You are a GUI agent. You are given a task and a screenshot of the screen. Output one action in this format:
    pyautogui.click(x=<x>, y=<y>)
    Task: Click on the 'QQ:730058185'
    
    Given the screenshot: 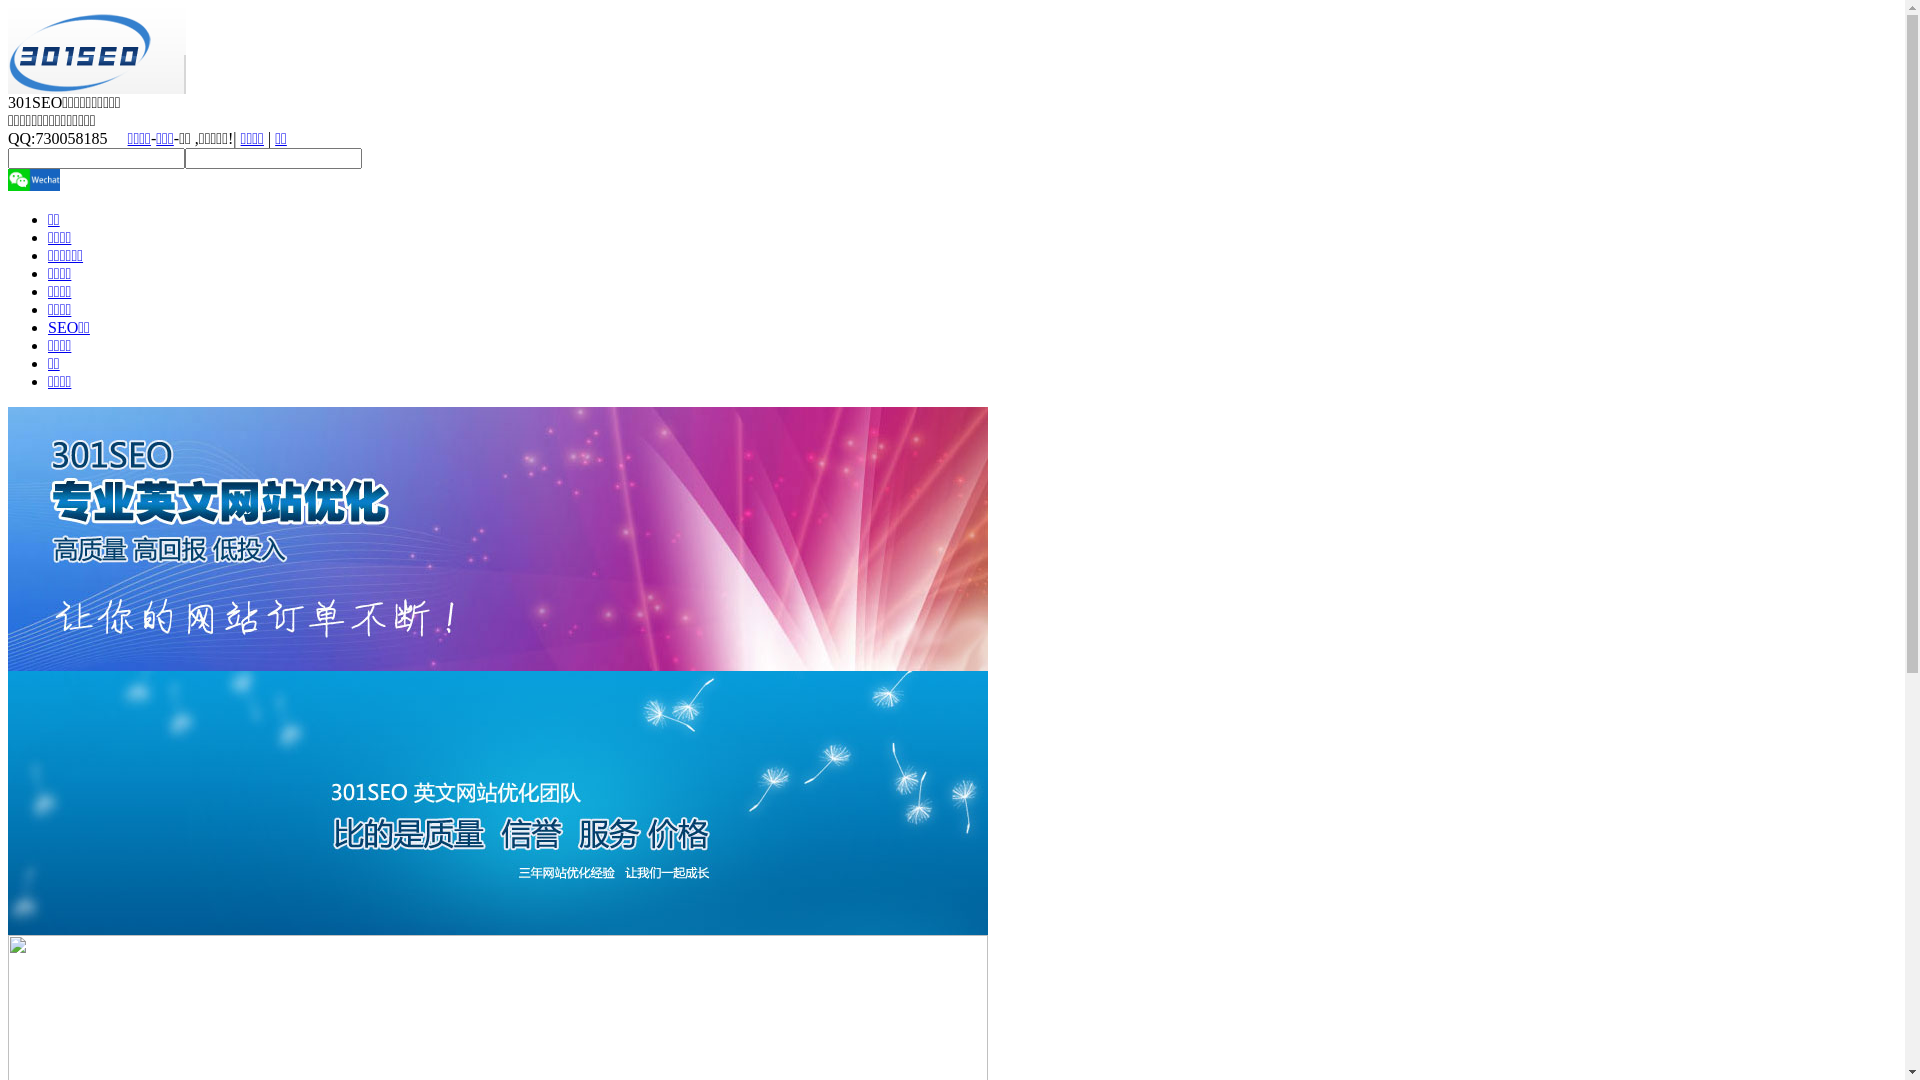 What is the action you would take?
    pyautogui.click(x=57, y=137)
    